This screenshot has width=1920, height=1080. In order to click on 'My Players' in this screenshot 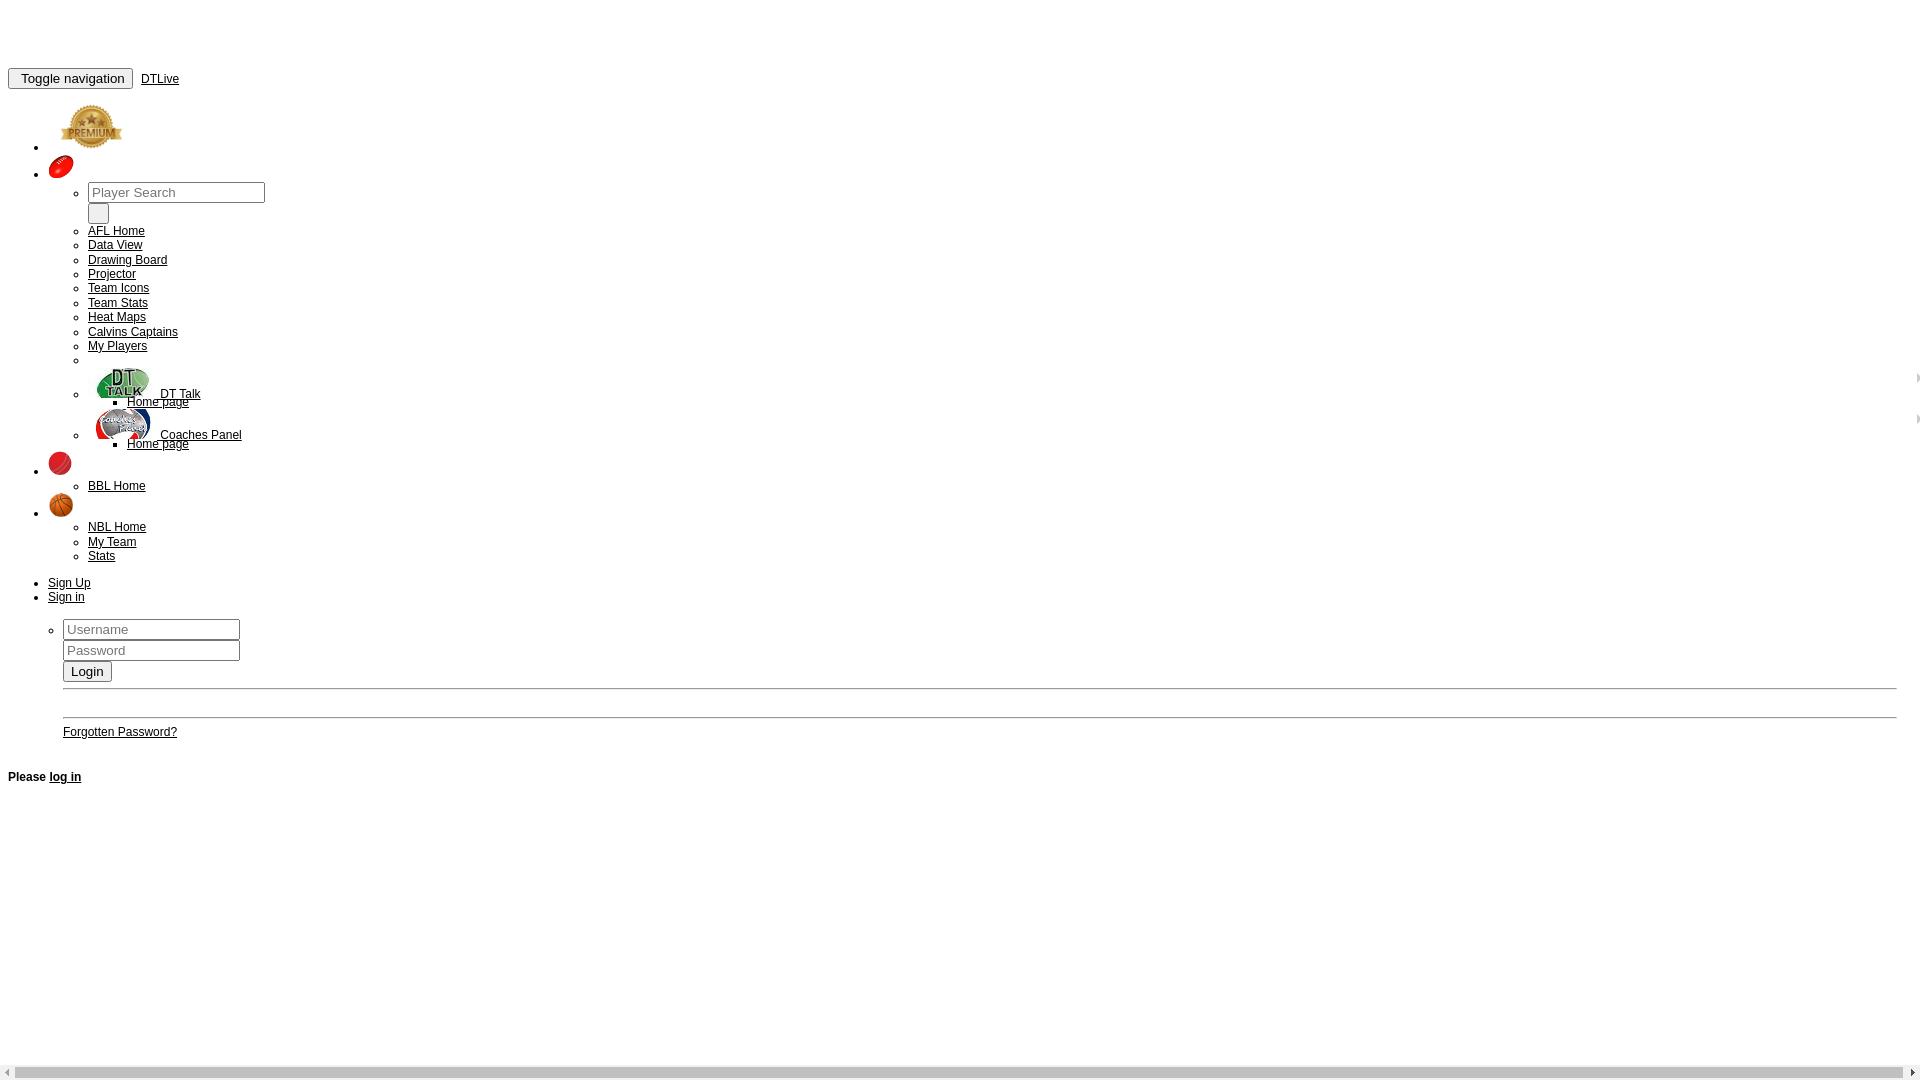, I will do `click(116, 345)`.